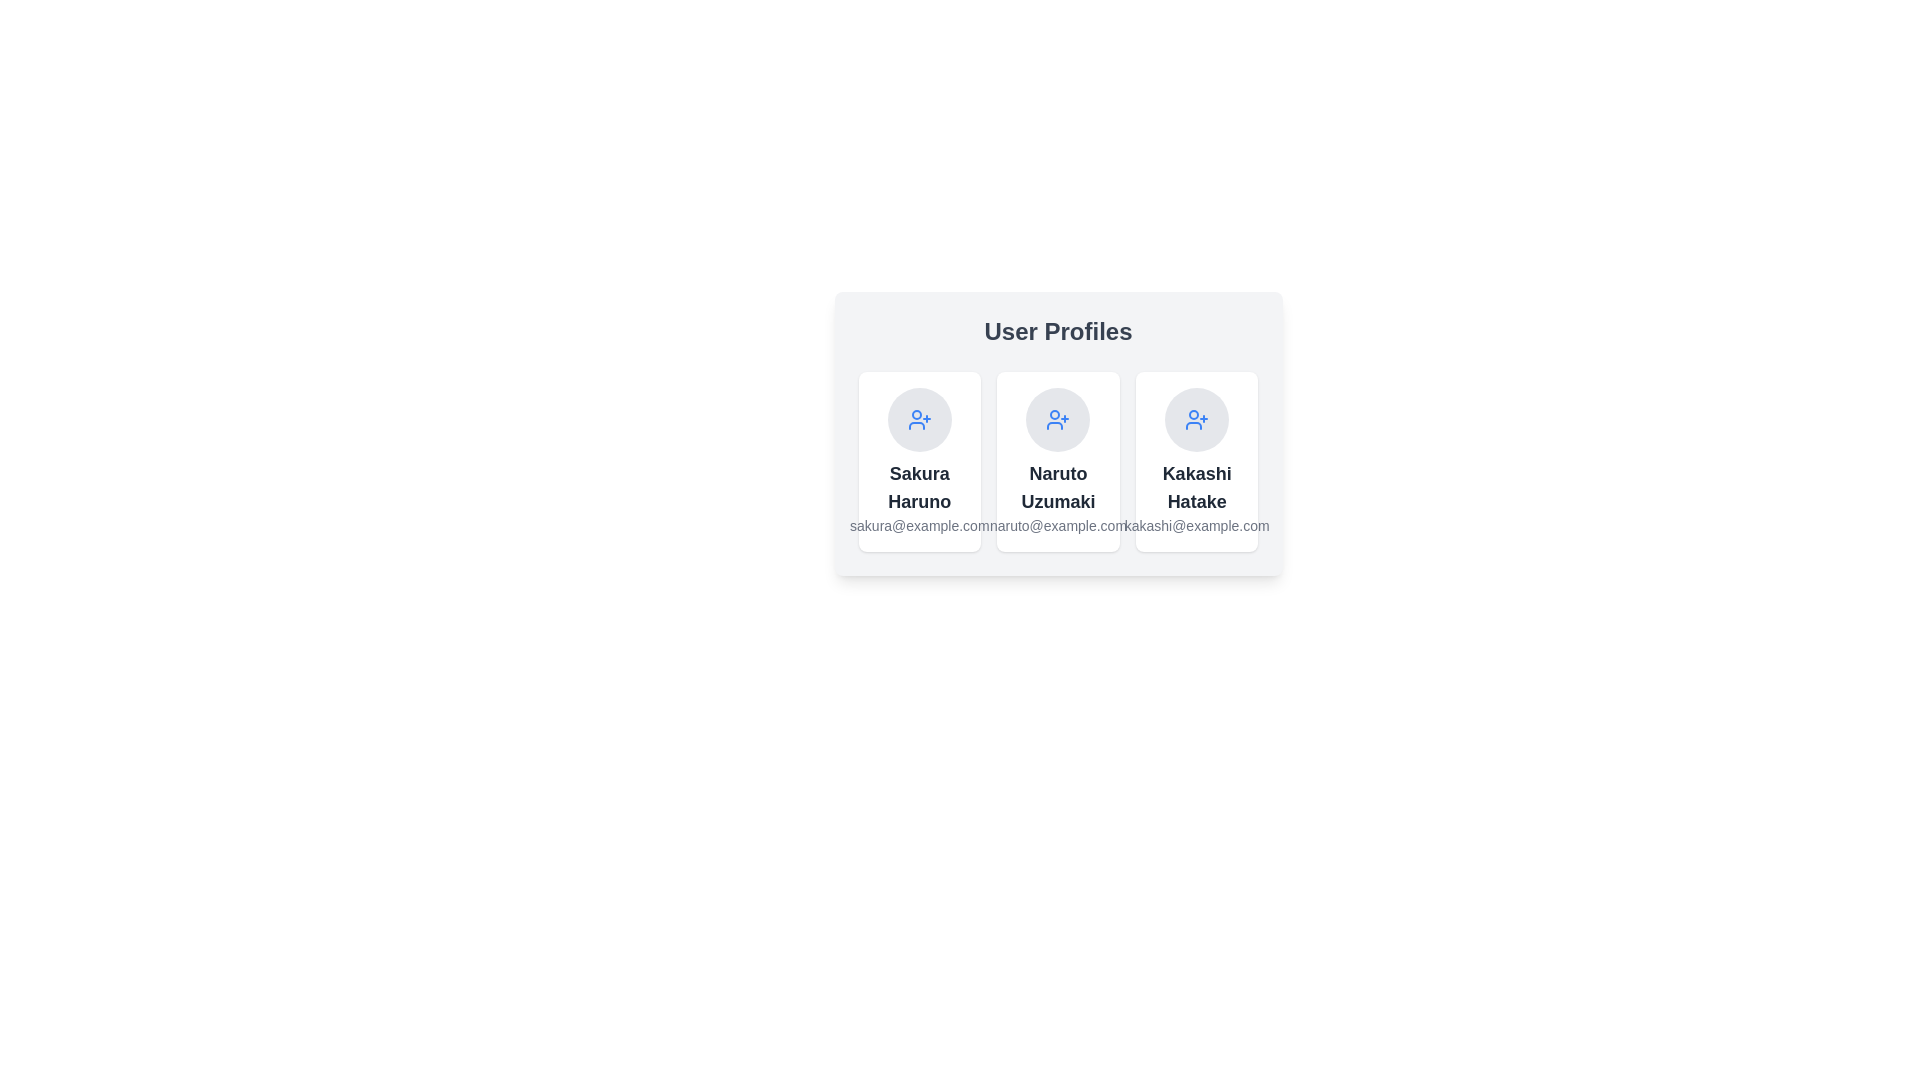 The image size is (1920, 1080). I want to click on the user name text label 'Sakura Haruno' located in the first column of the 'User Profiles' section, positioned between an icon above and the email text below, so click(918, 488).